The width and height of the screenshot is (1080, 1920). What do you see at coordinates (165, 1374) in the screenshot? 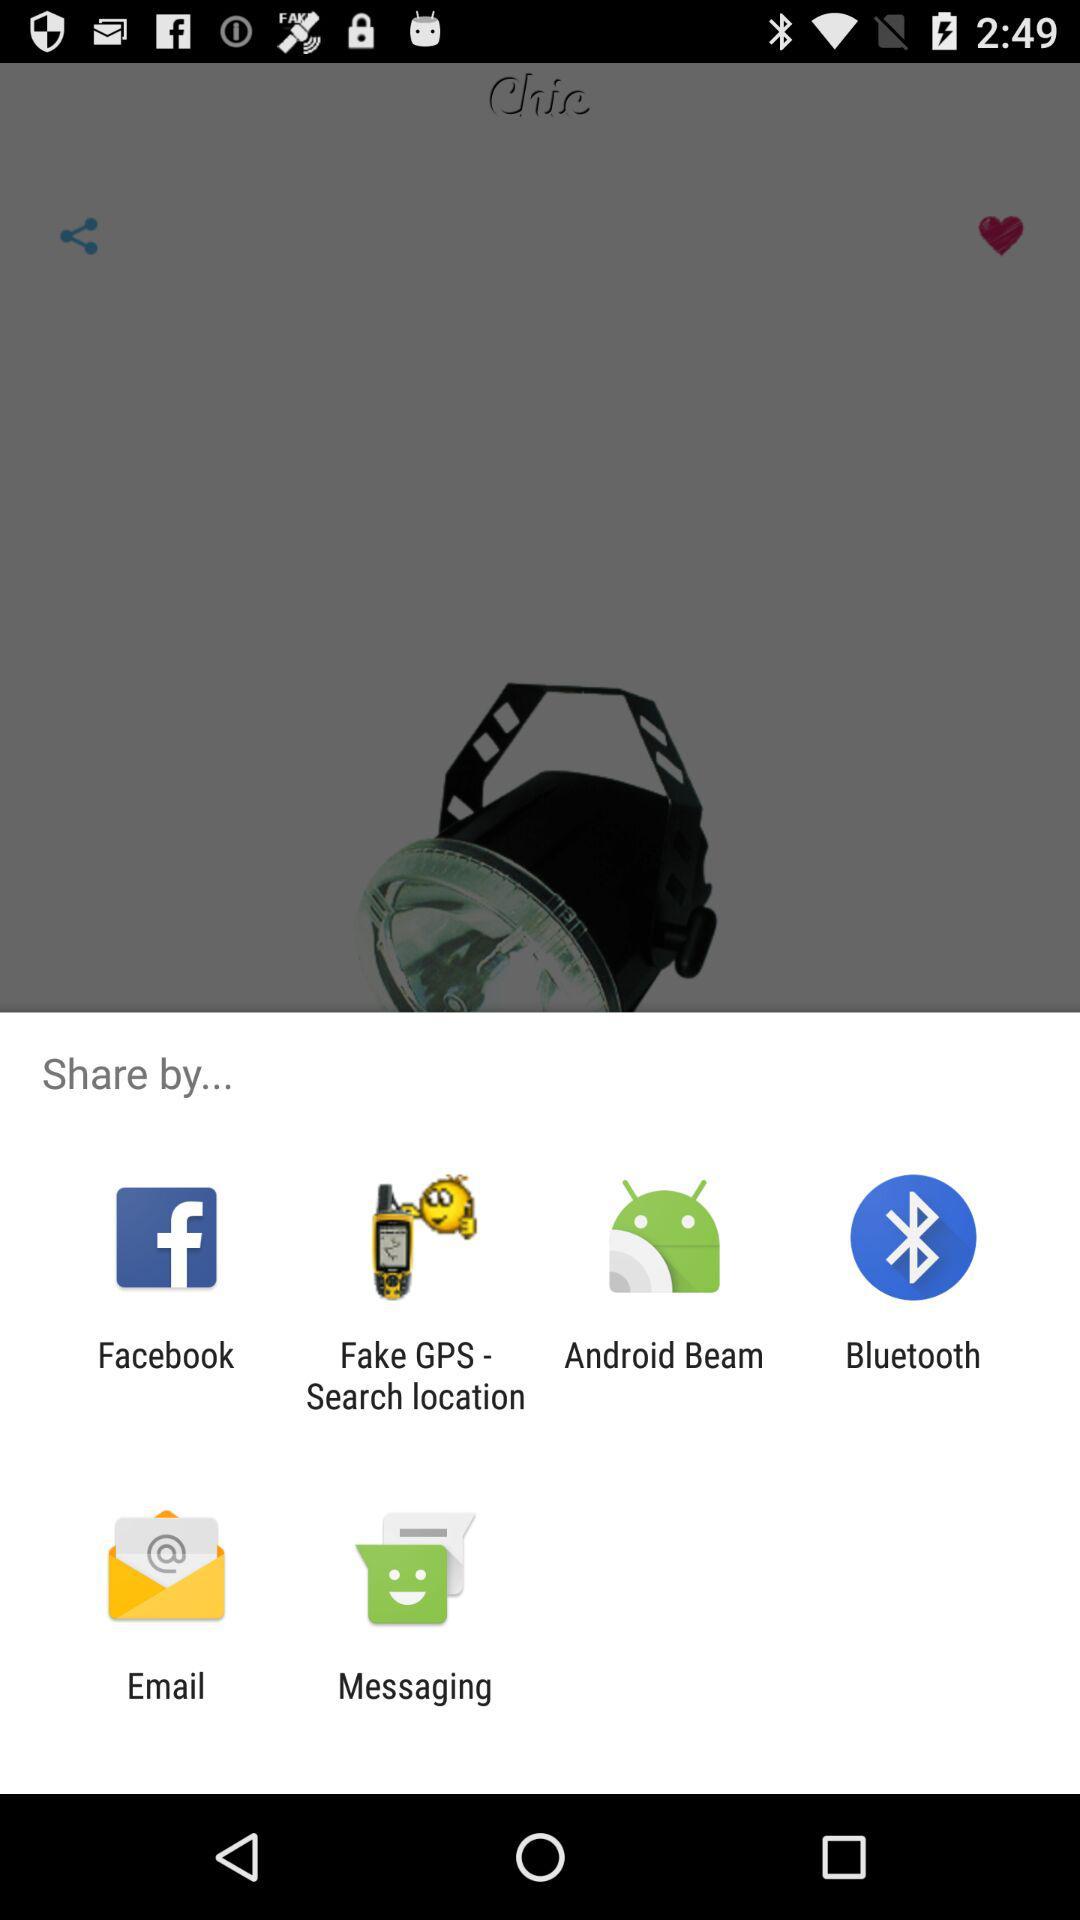
I see `the facebook app` at bounding box center [165, 1374].